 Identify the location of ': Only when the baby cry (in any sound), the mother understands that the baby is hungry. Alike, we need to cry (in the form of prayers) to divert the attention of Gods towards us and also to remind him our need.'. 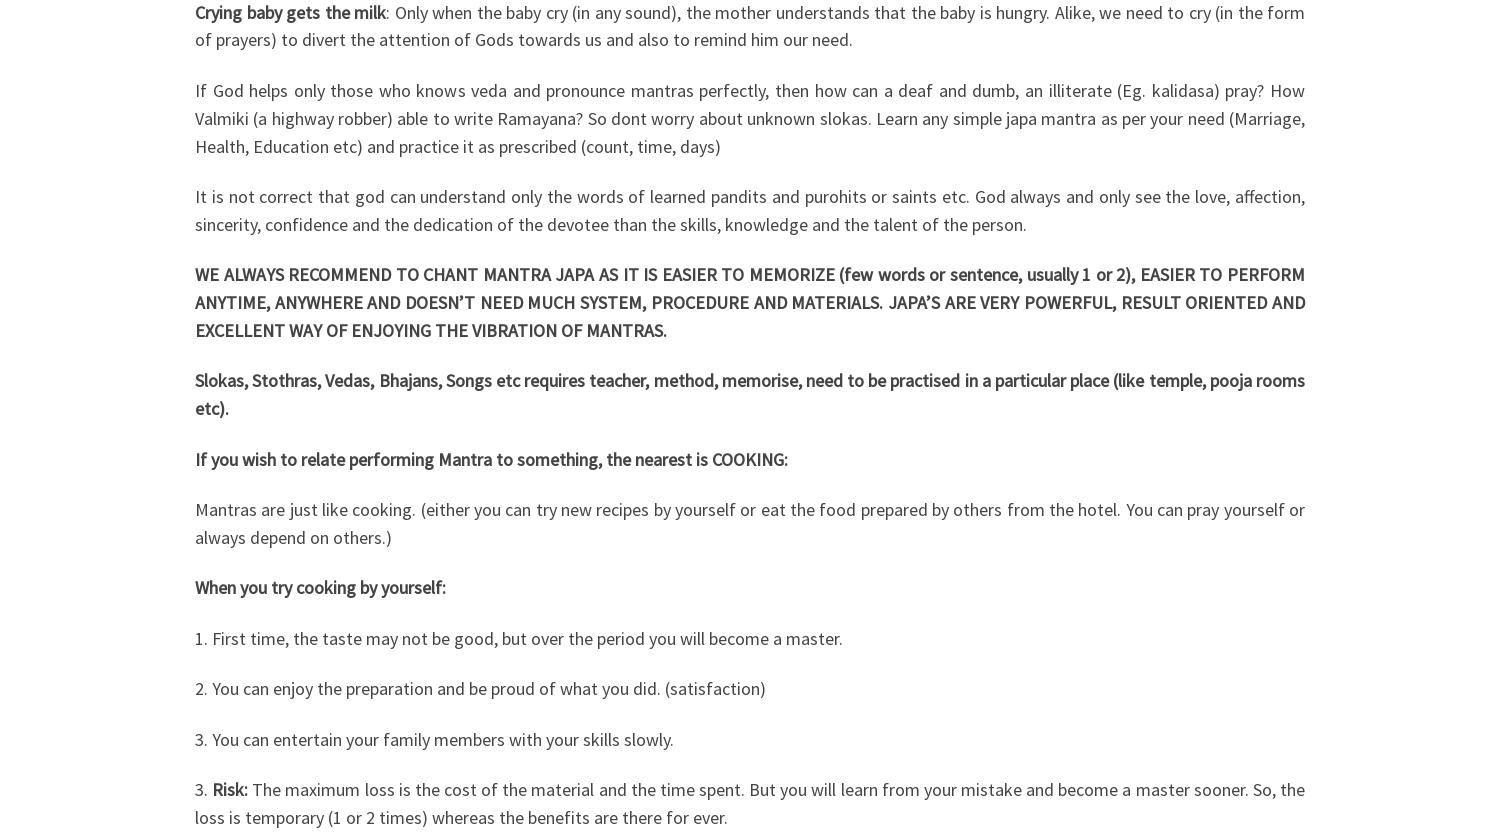
(750, 25).